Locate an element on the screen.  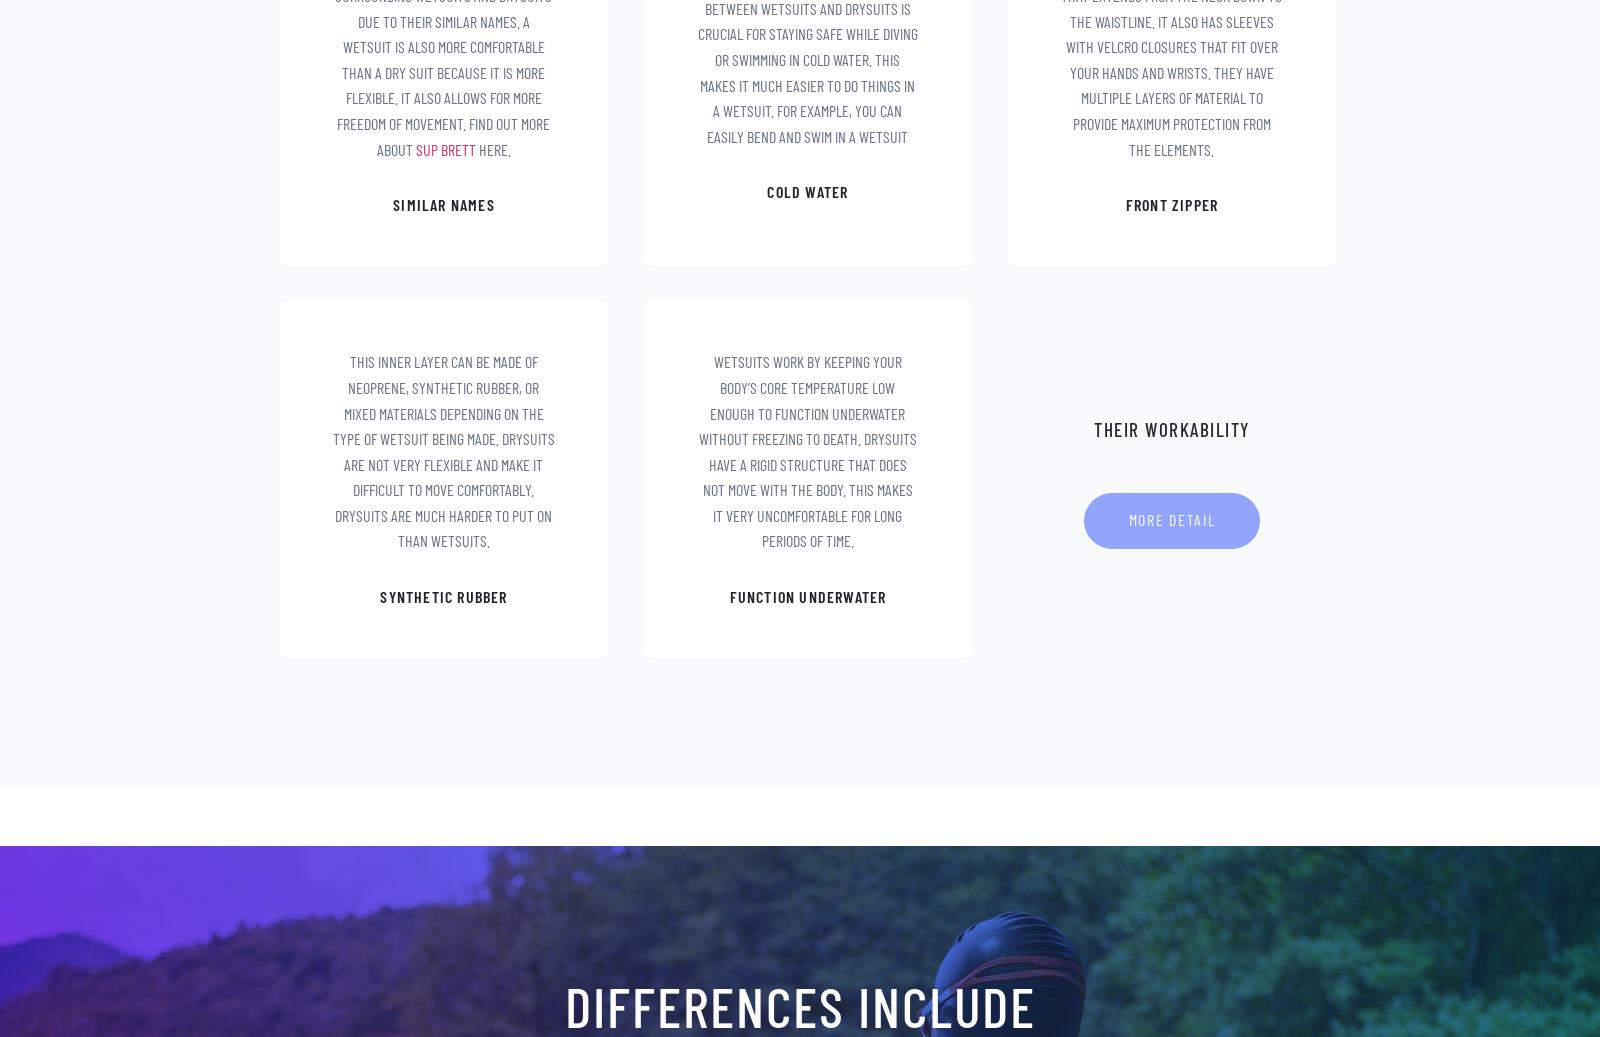
'cold water' is located at coordinates (806, 189).